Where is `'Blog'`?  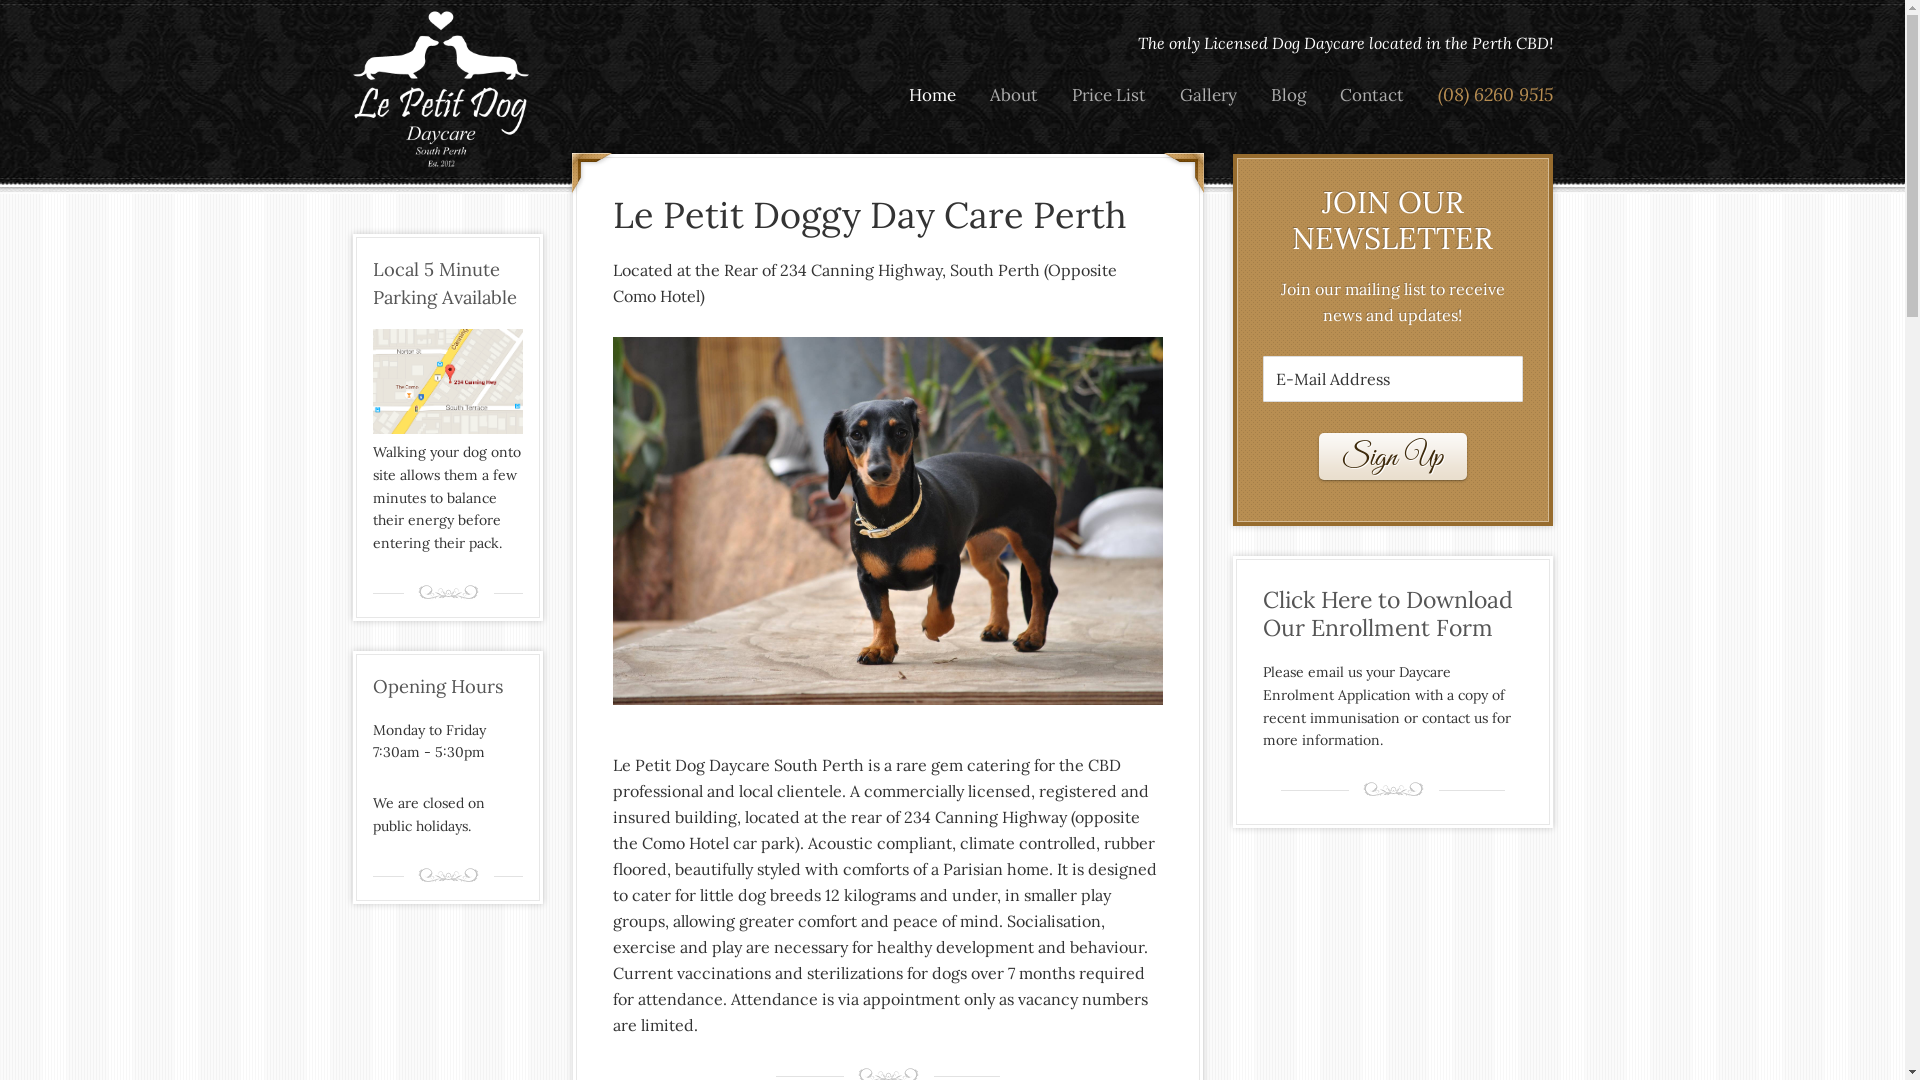 'Blog' is located at coordinates (1288, 95).